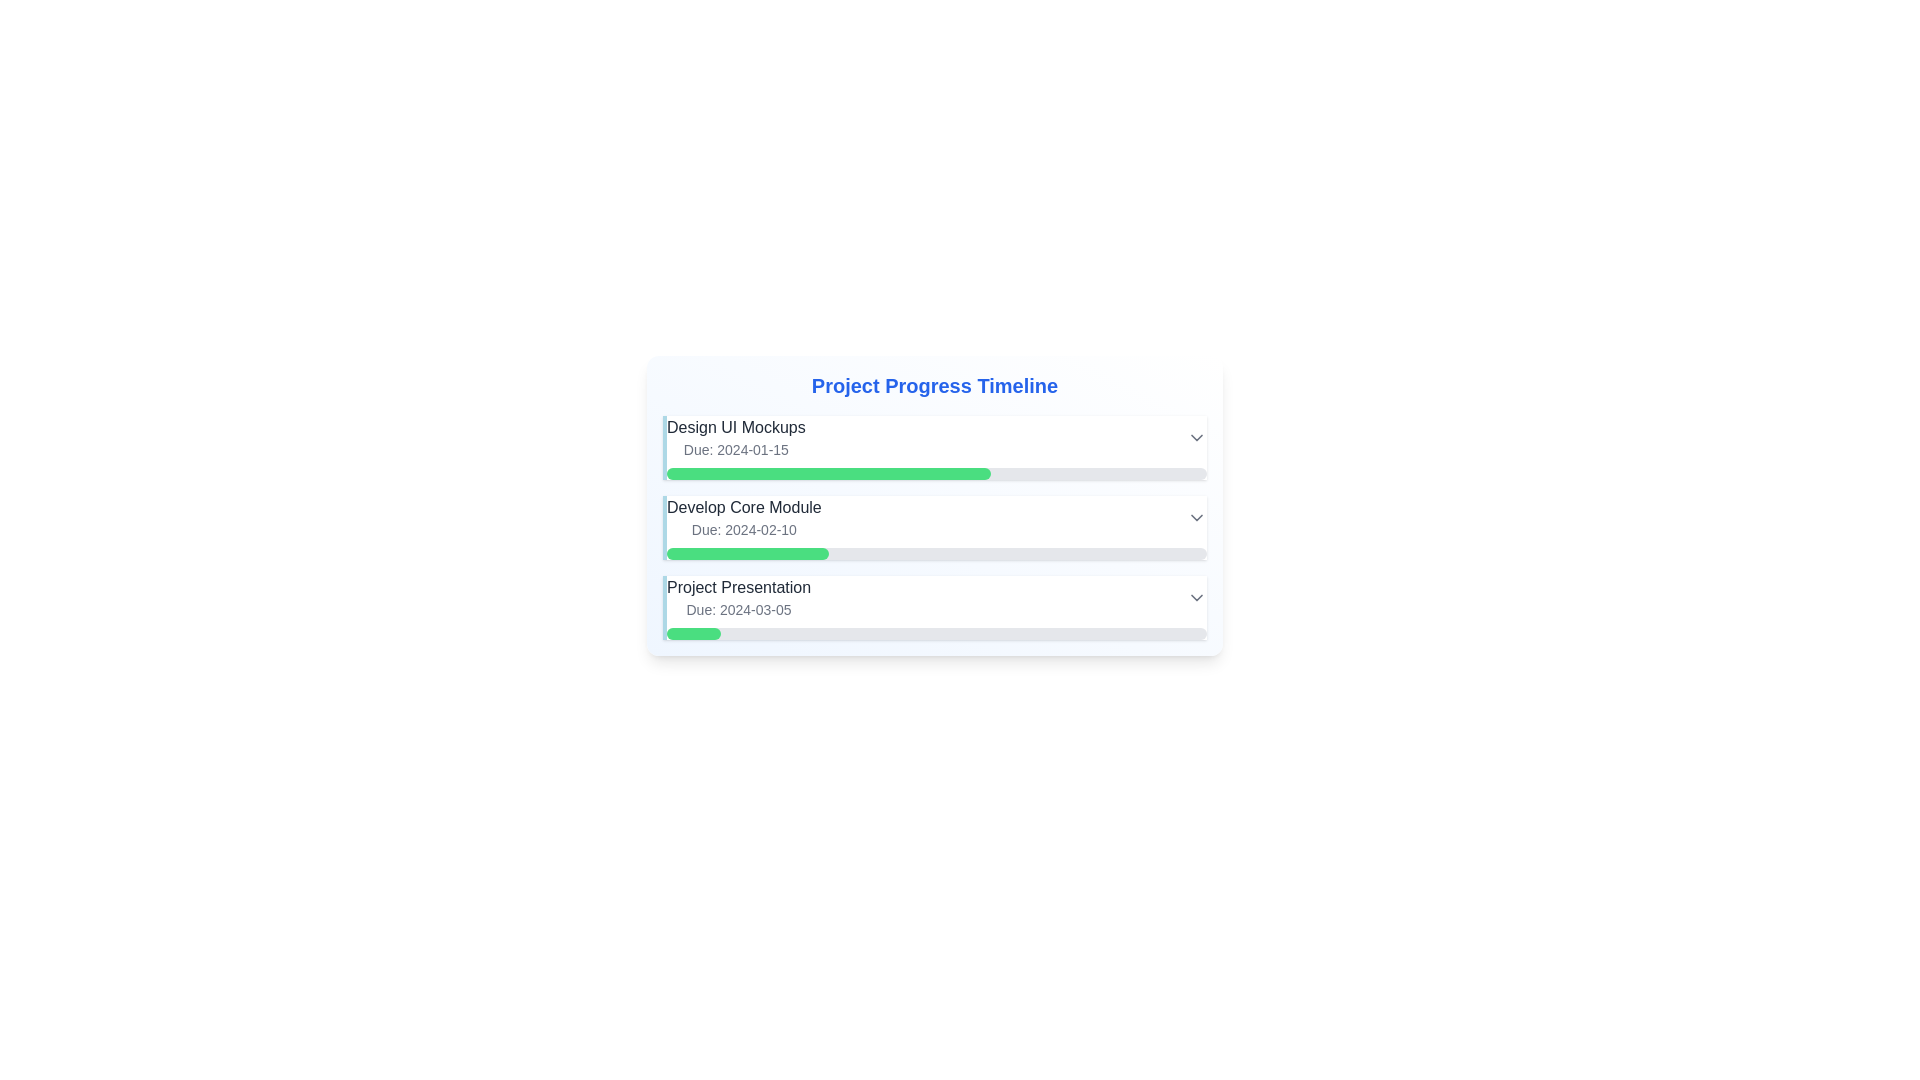  What do you see at coordinates (743, 507) in the screenshot?
I see `the text label displaying 'Develop Core Module', which is part of the progress timeline interface, positioned above a due date note and a progress bar` at bounding box center [743, 507].